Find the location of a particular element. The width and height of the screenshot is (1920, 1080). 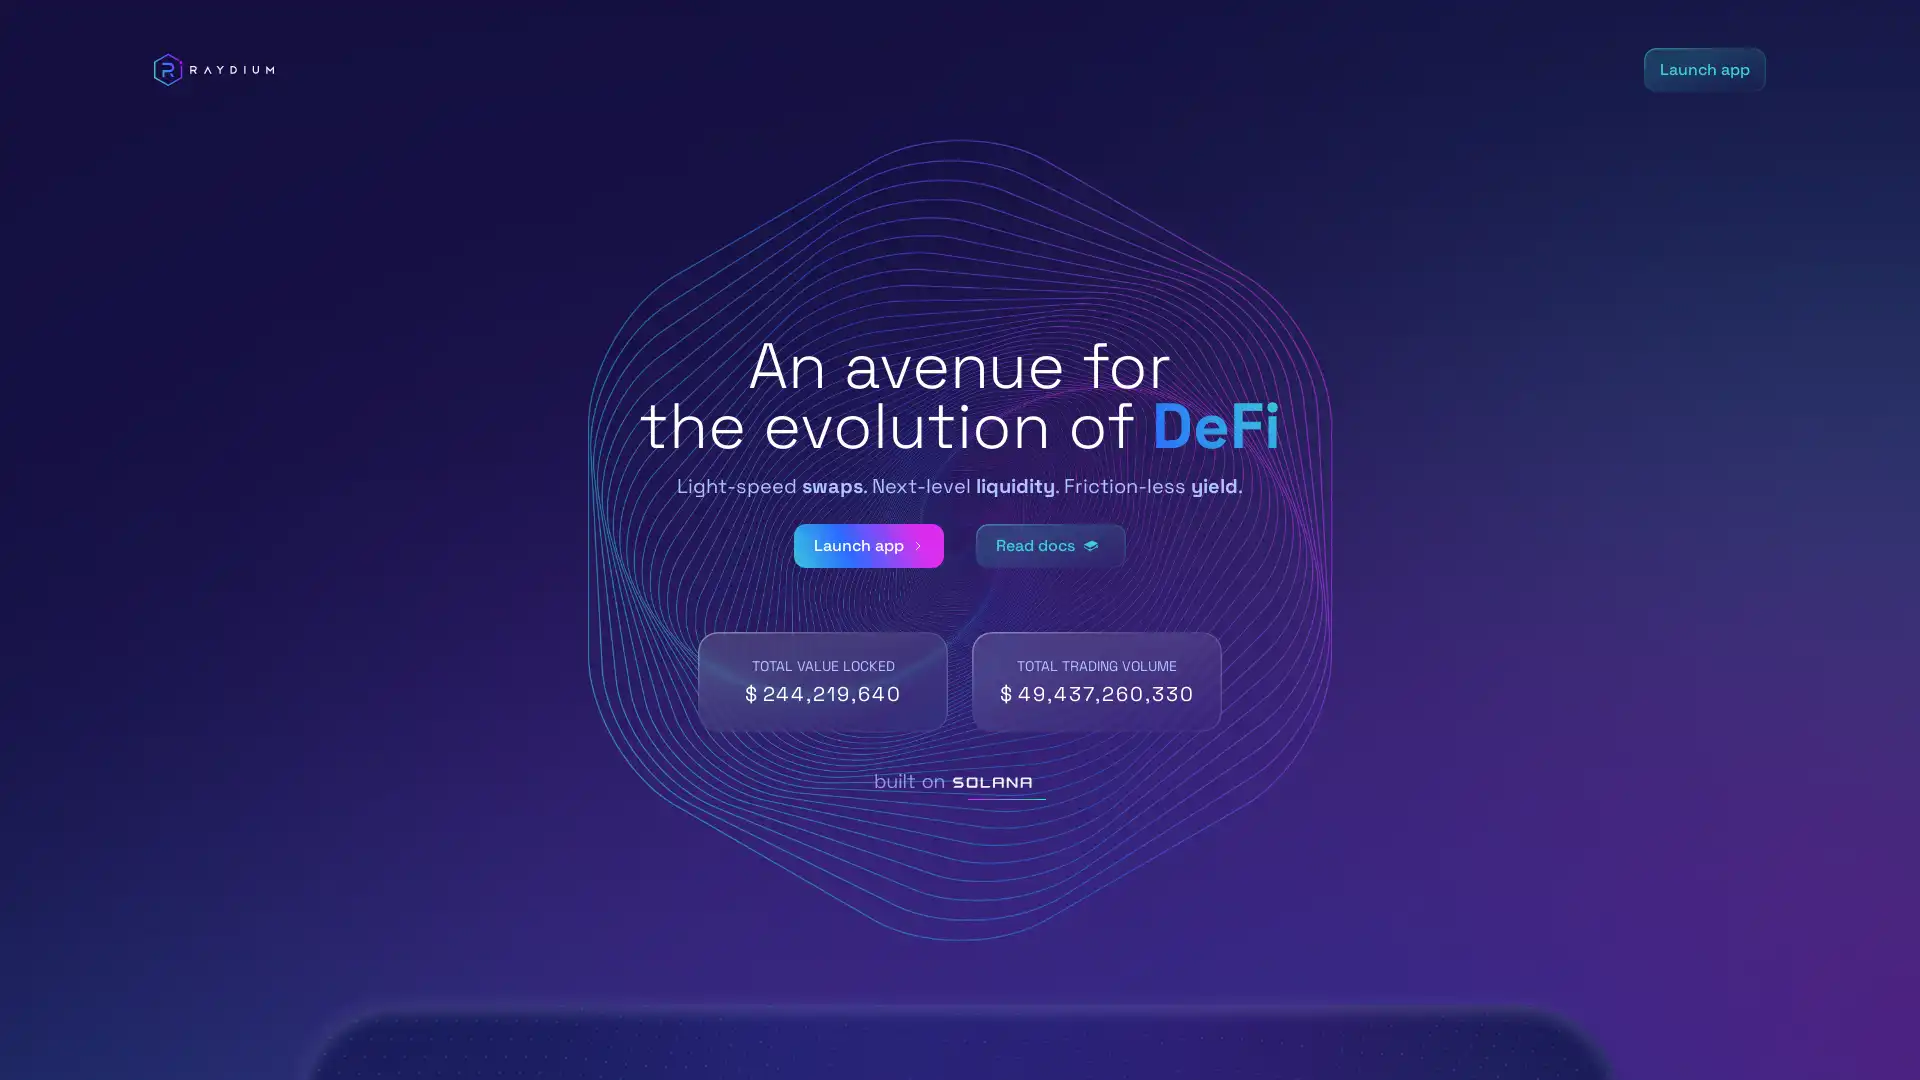

Launch app is located at coordinates (868, 546).